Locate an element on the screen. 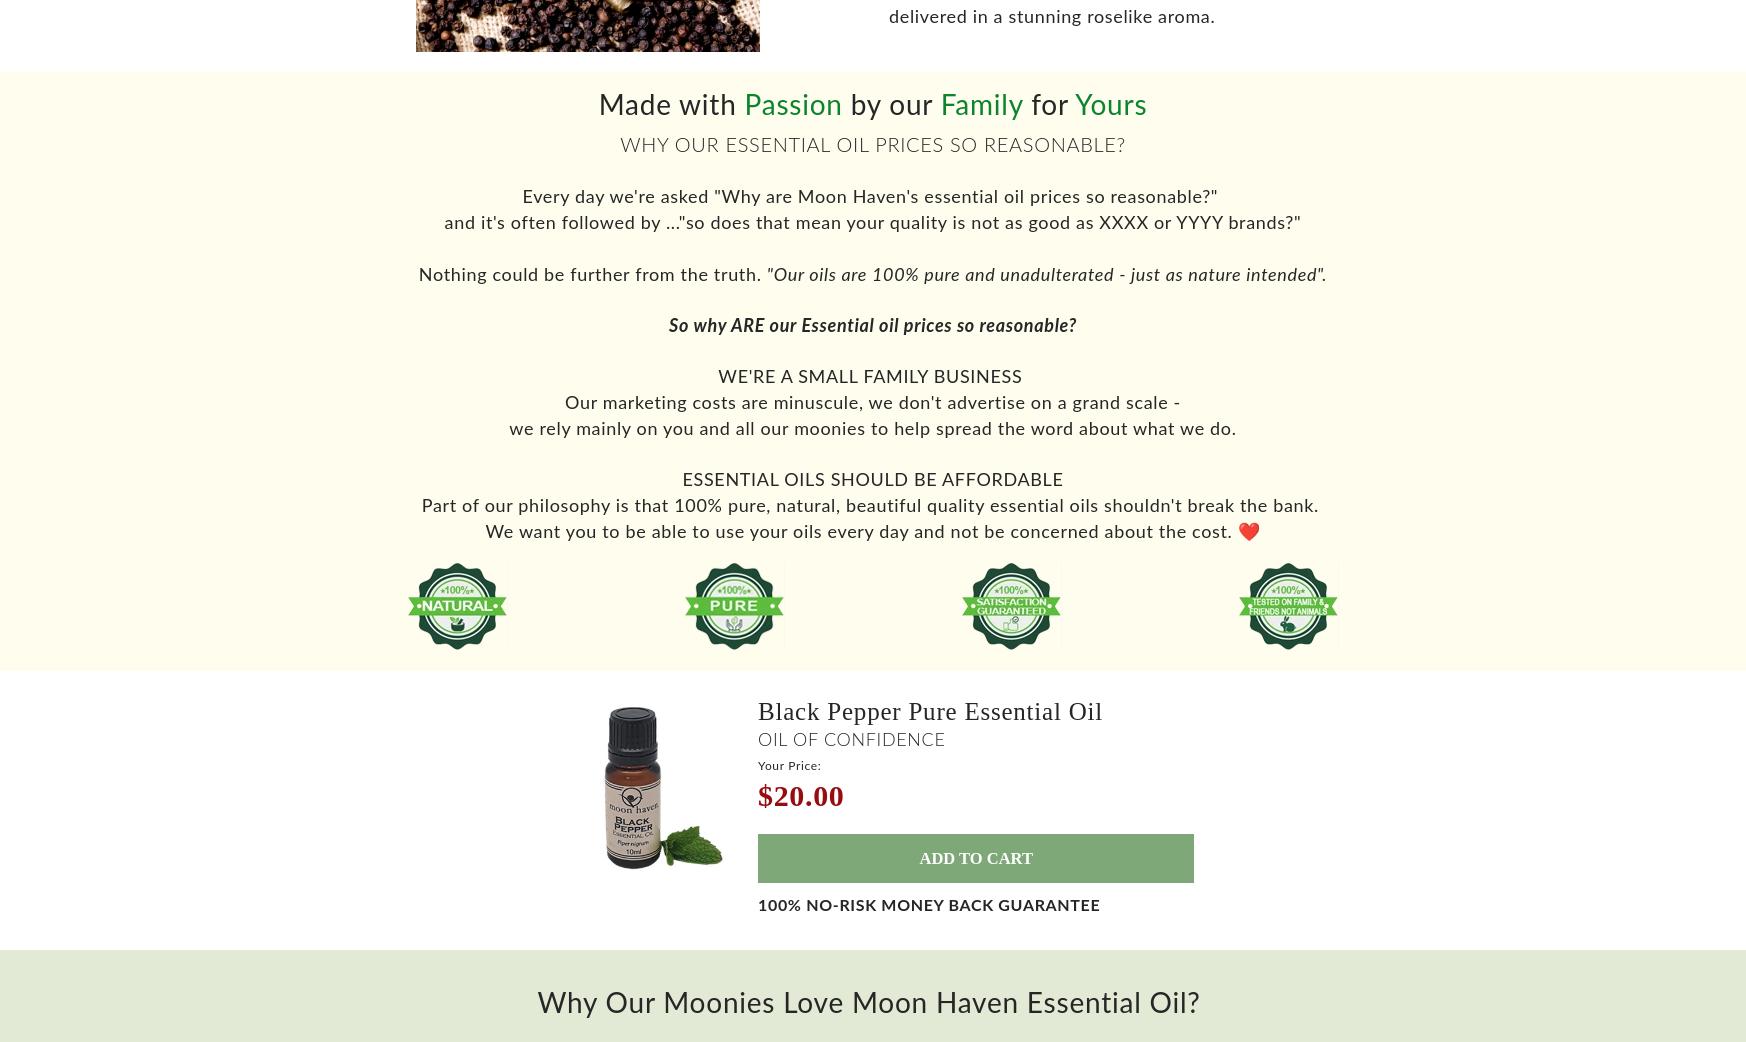  'Moon Haven Essential Oil?' is located at coordinates (1025, 1018).